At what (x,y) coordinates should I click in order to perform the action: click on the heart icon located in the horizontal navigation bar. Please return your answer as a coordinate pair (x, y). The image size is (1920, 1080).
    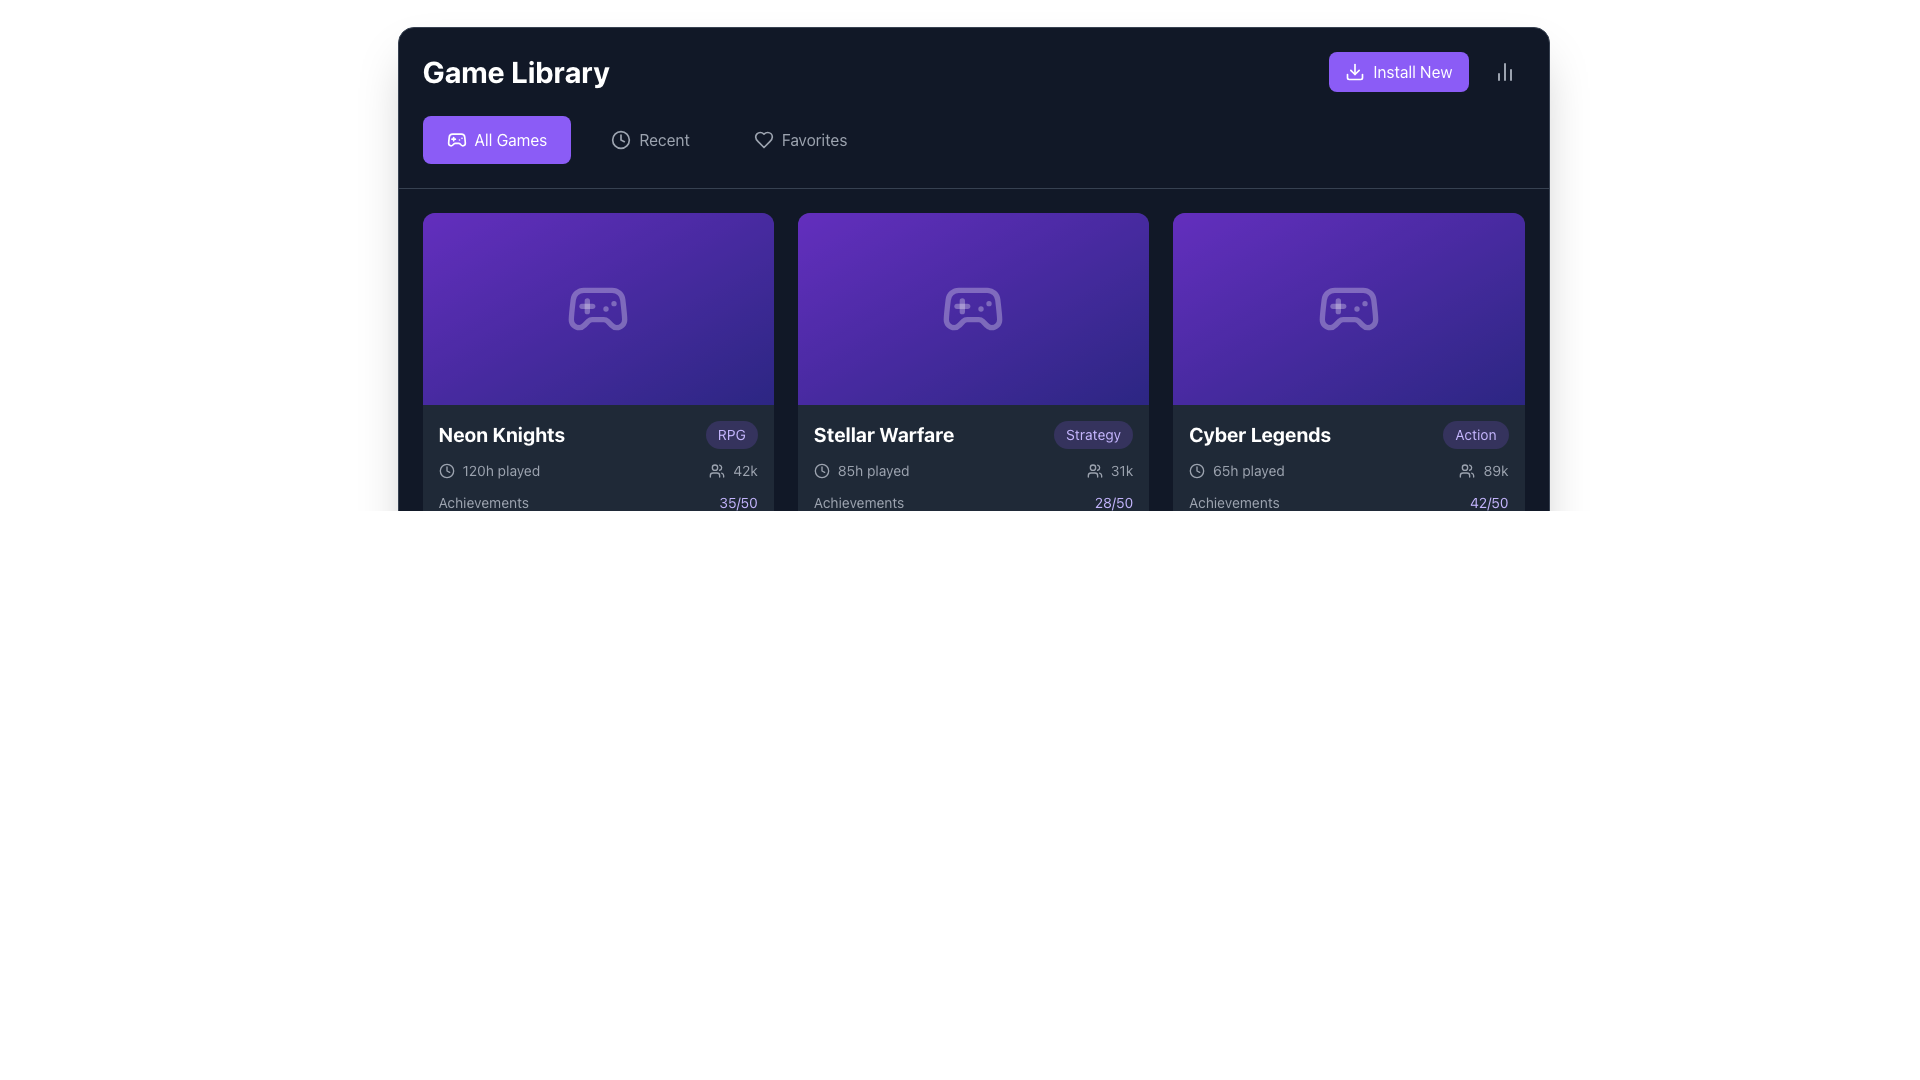
    Looking at the image, I should click on (762, 138).